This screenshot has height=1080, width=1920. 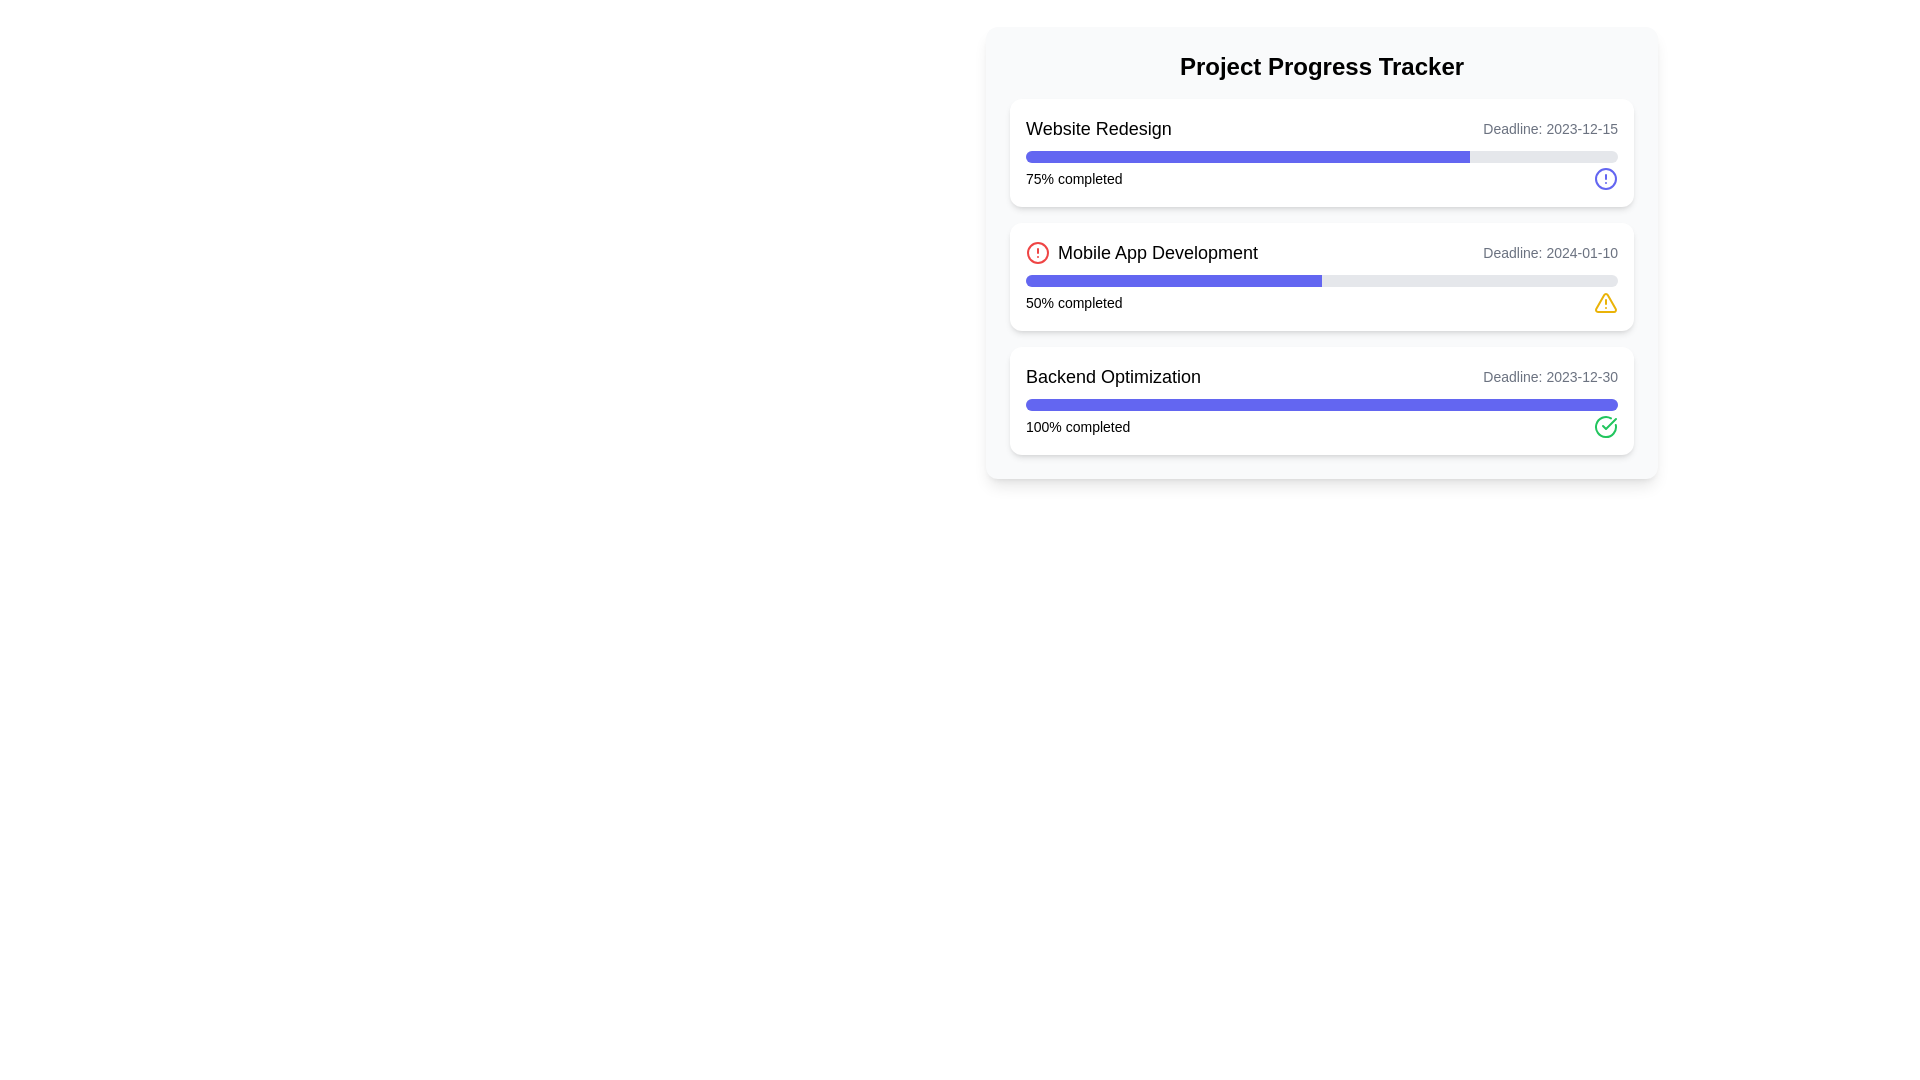 I want to click on the progress bar located below 'Website Redesign' and above '75% completed', which has a gray background and an indigo-filled section occupying 75% of its width, so click(x=1321, y=156).